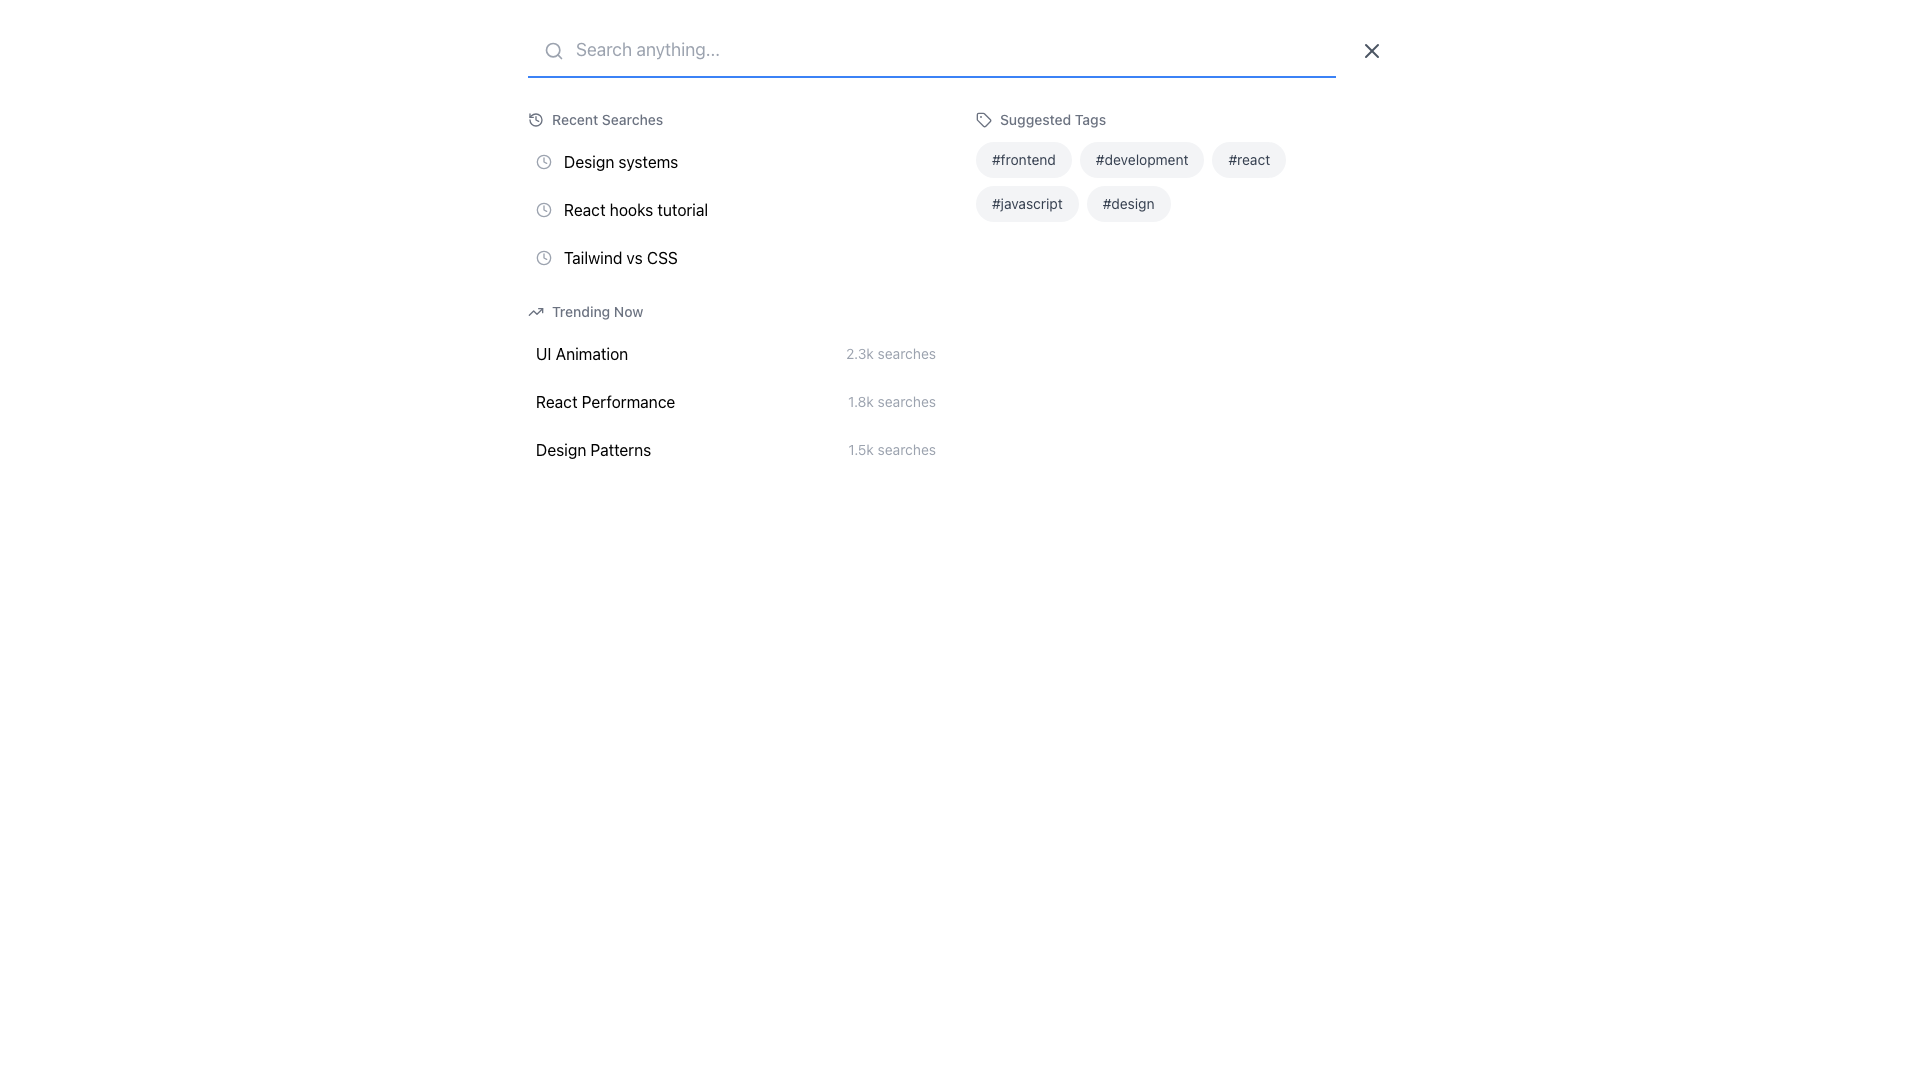 The height and width of the screenshot is (1080, 1920). I want to click on an individual item in the recent search queries list located in the upper left quadrant of the interface, so click(734, 193).